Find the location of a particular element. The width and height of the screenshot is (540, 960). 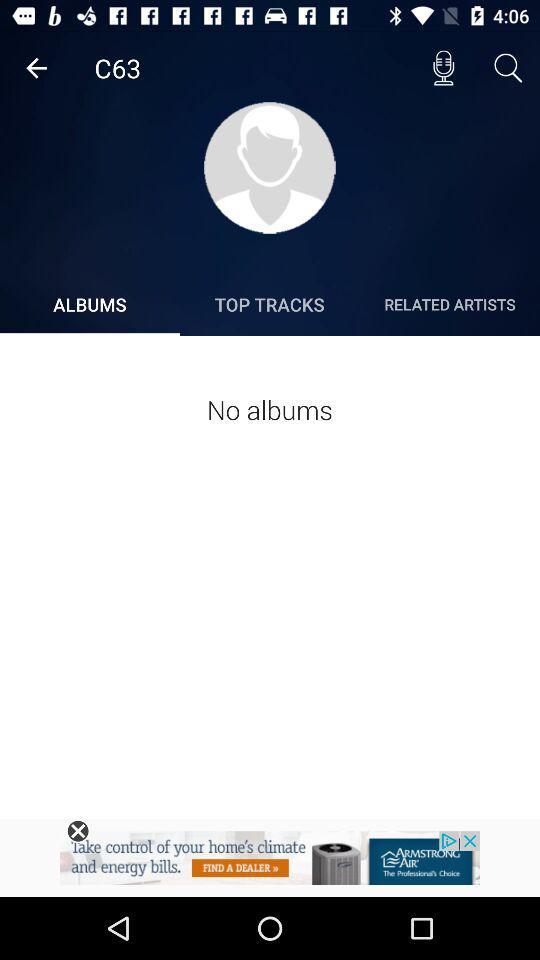

the advertisement is located at coordinates (77, 831).